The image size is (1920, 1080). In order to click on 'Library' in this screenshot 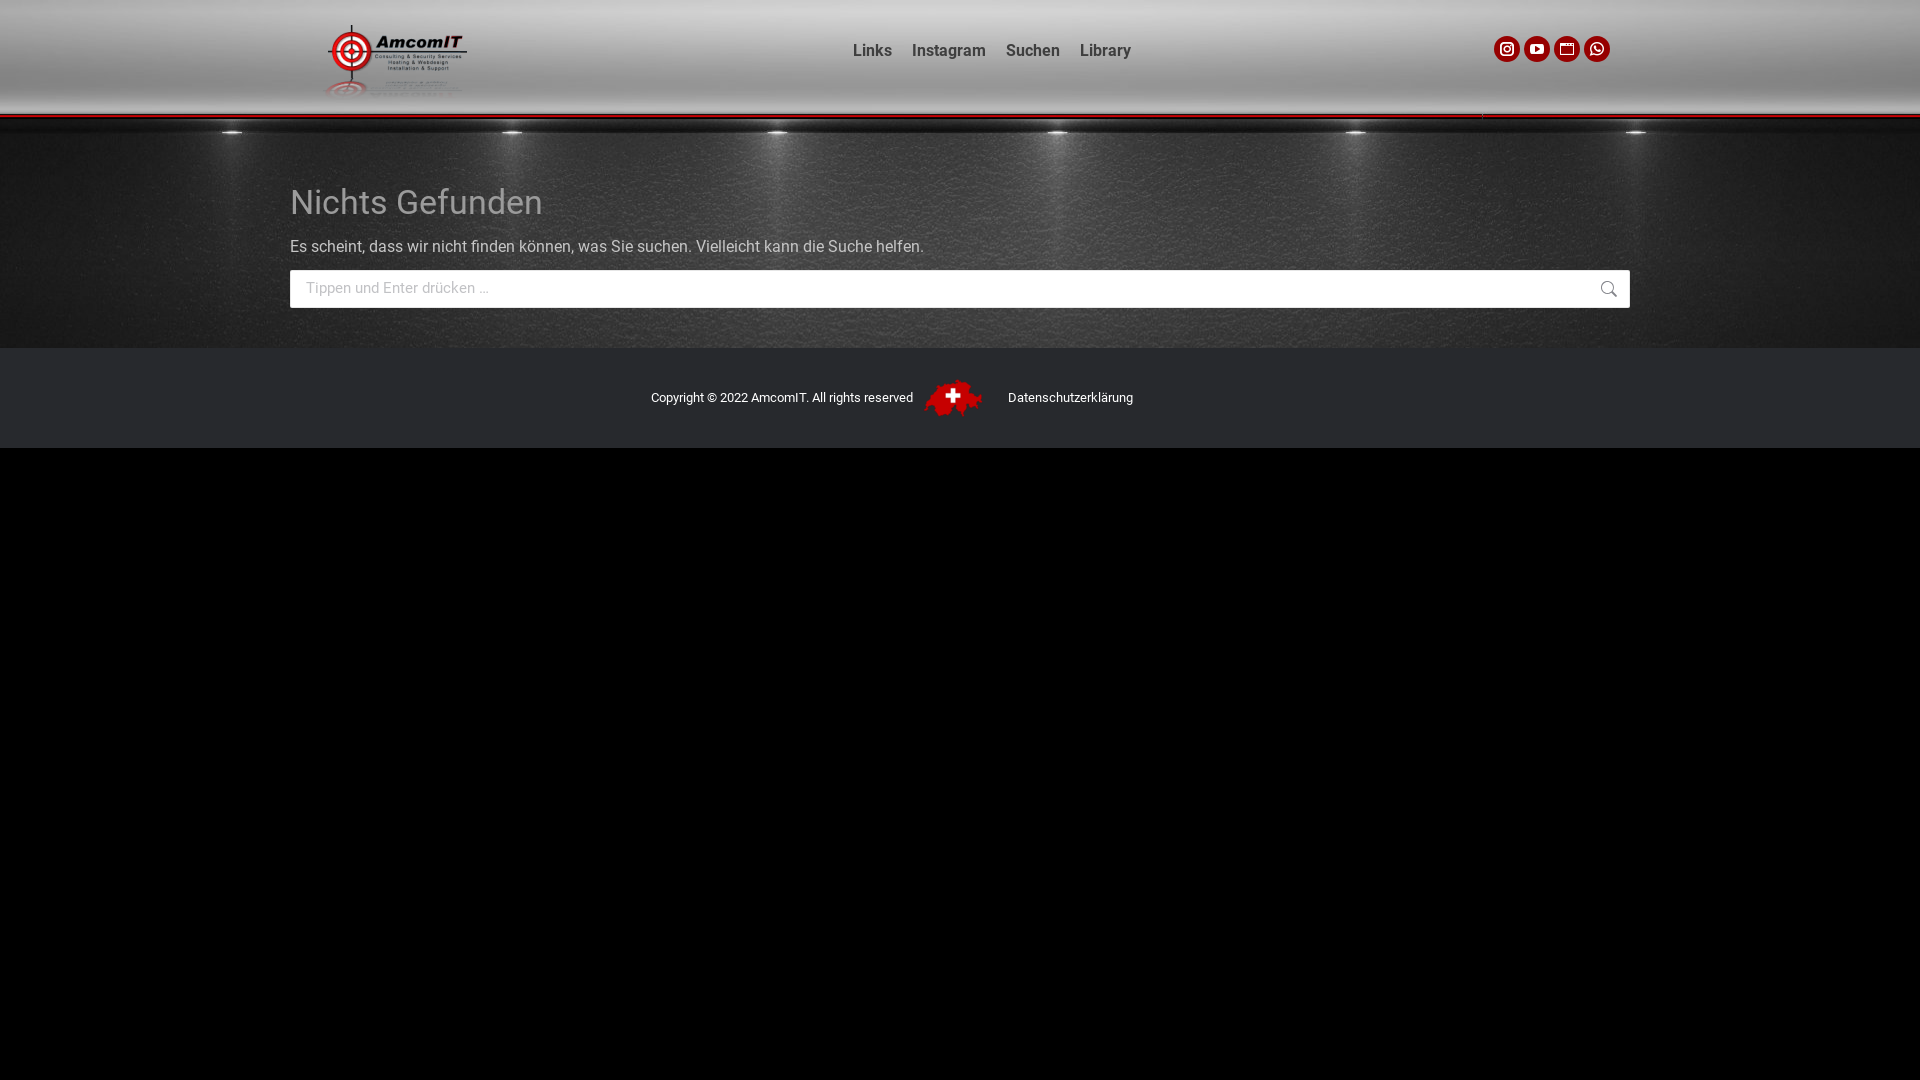, I will do `click(1069, 49)`.